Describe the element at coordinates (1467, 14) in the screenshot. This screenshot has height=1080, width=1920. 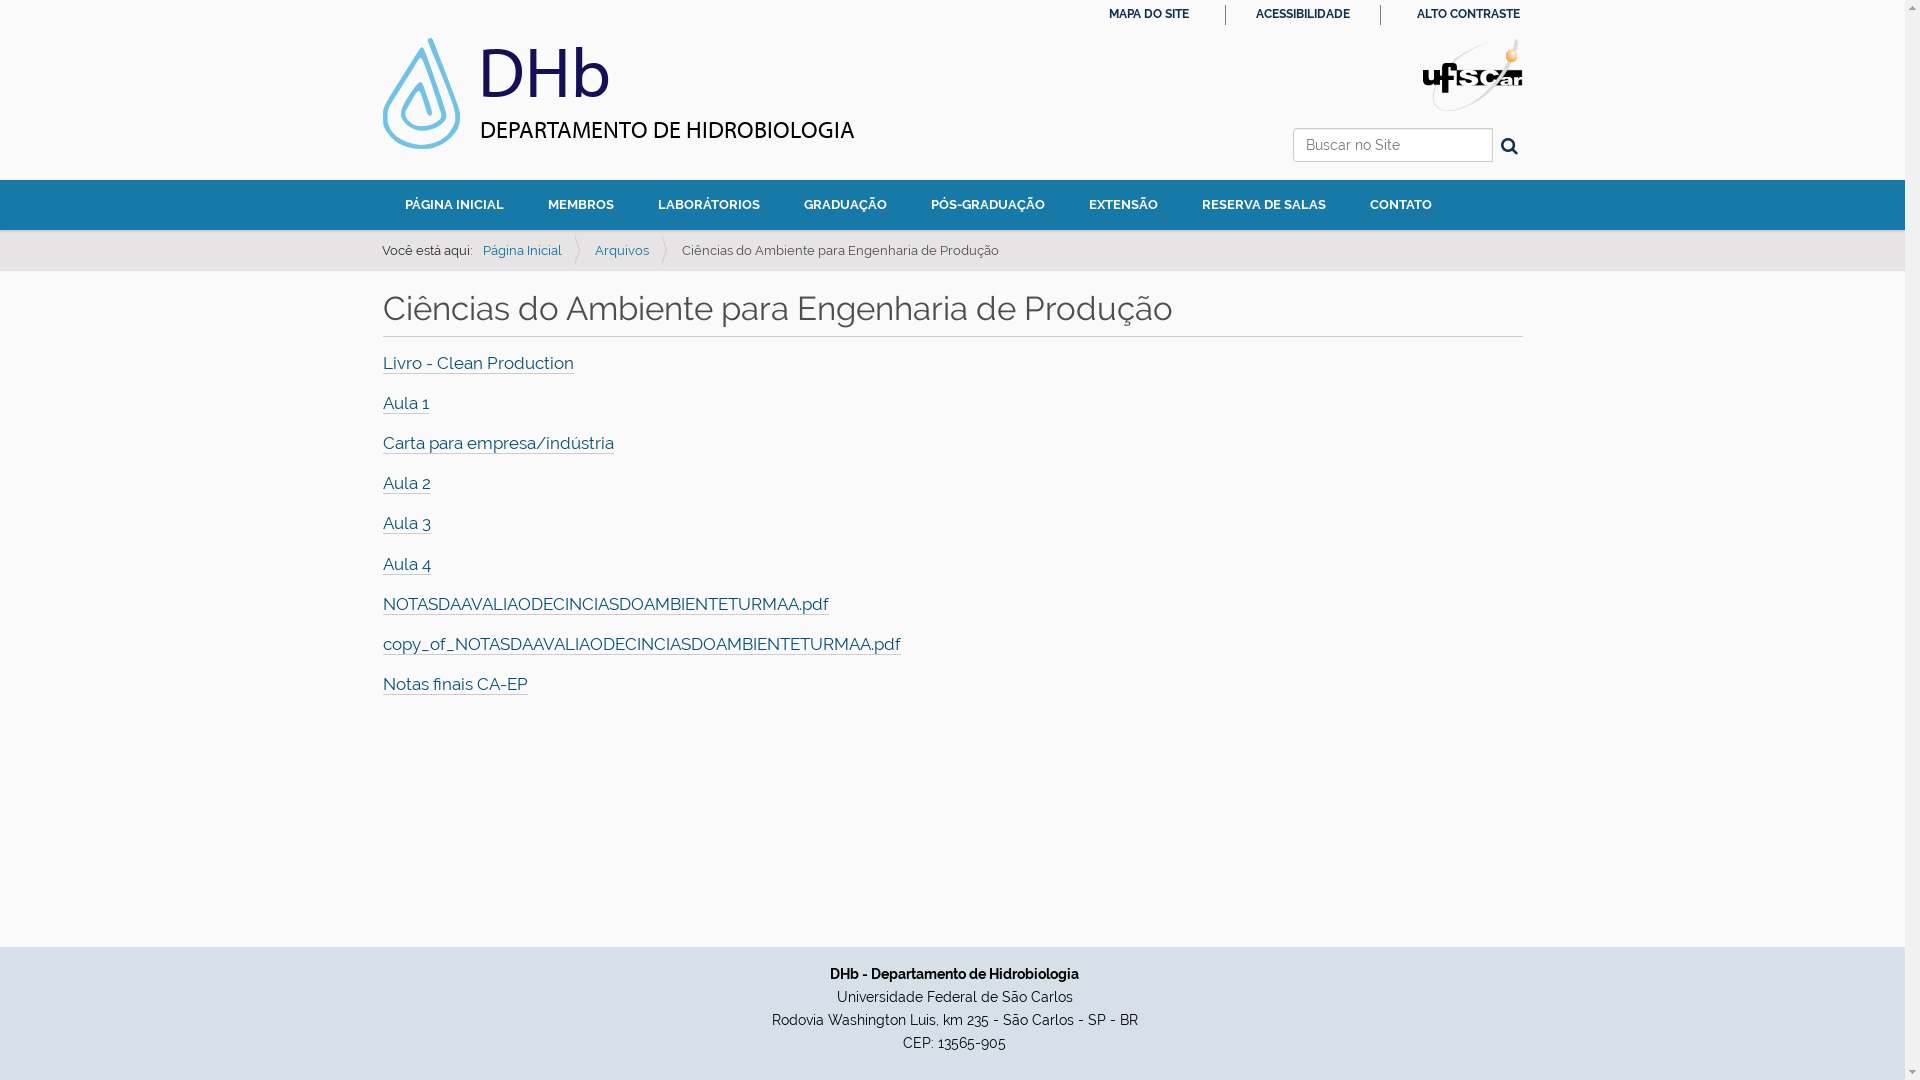
I see `'ALTO CONTRASTE'` at that location.